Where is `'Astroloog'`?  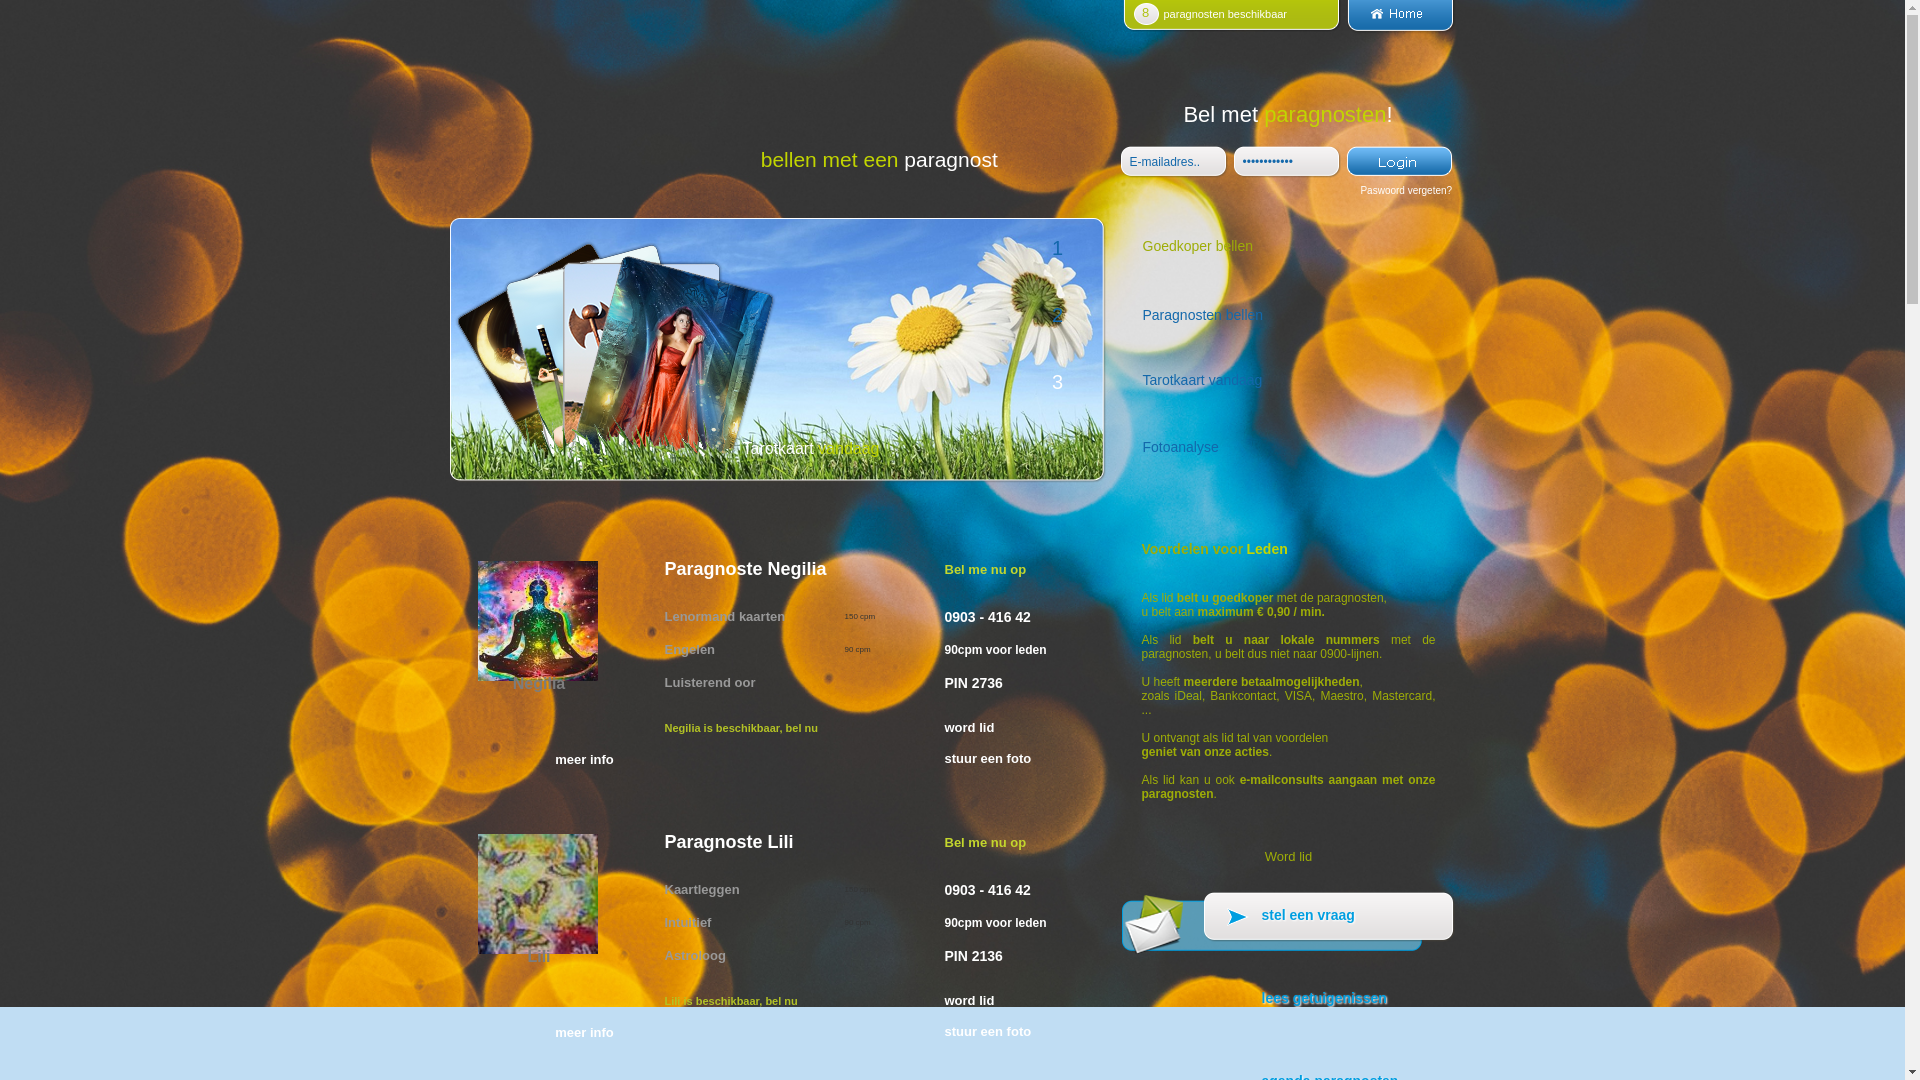
'Astroloog' is located at coordinates (694, 954).